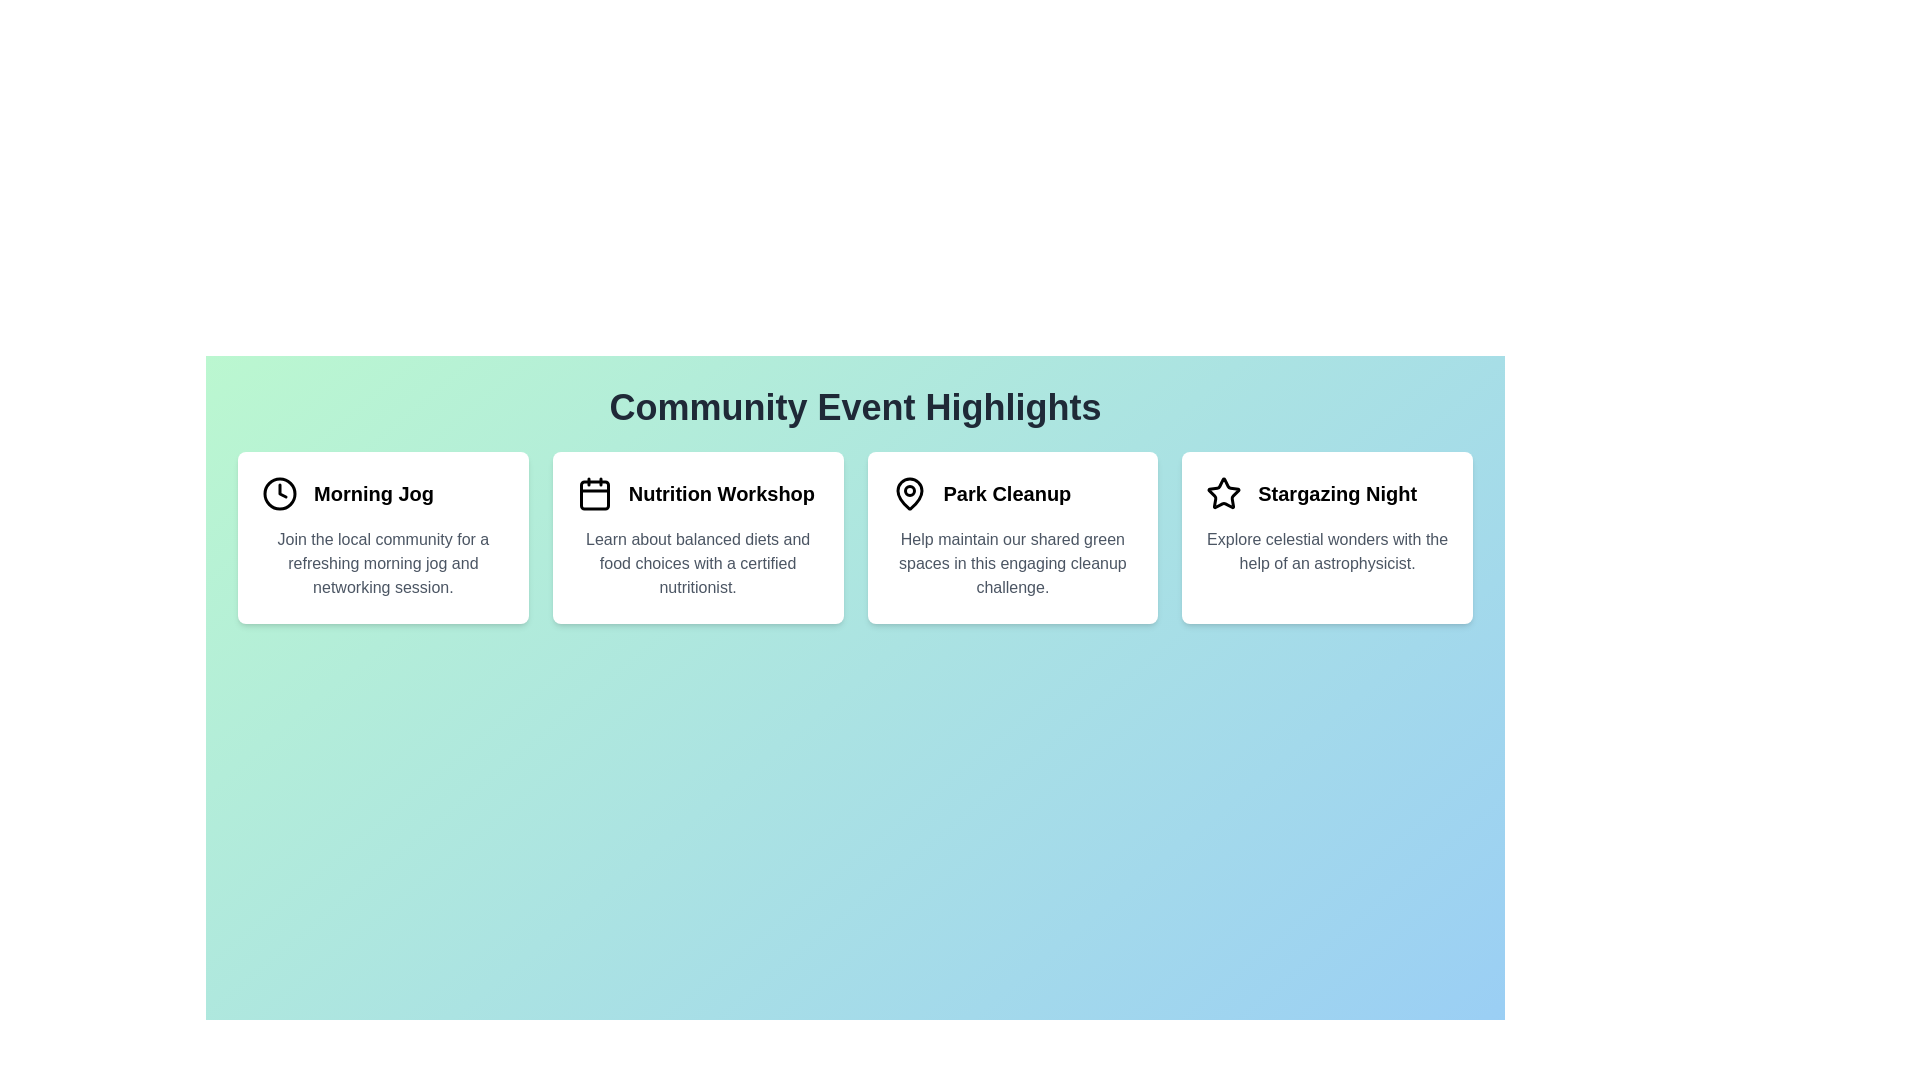 This screenshot has height=1080, width=1920. What do you see at coordinates (383, 493) in the screenshot?
I see `the Text block with the accompanying icon that serves as a label for the event card titled 'Morning Jog' in the 'Community Event Highlights' section` at bounding box center [383, 493].